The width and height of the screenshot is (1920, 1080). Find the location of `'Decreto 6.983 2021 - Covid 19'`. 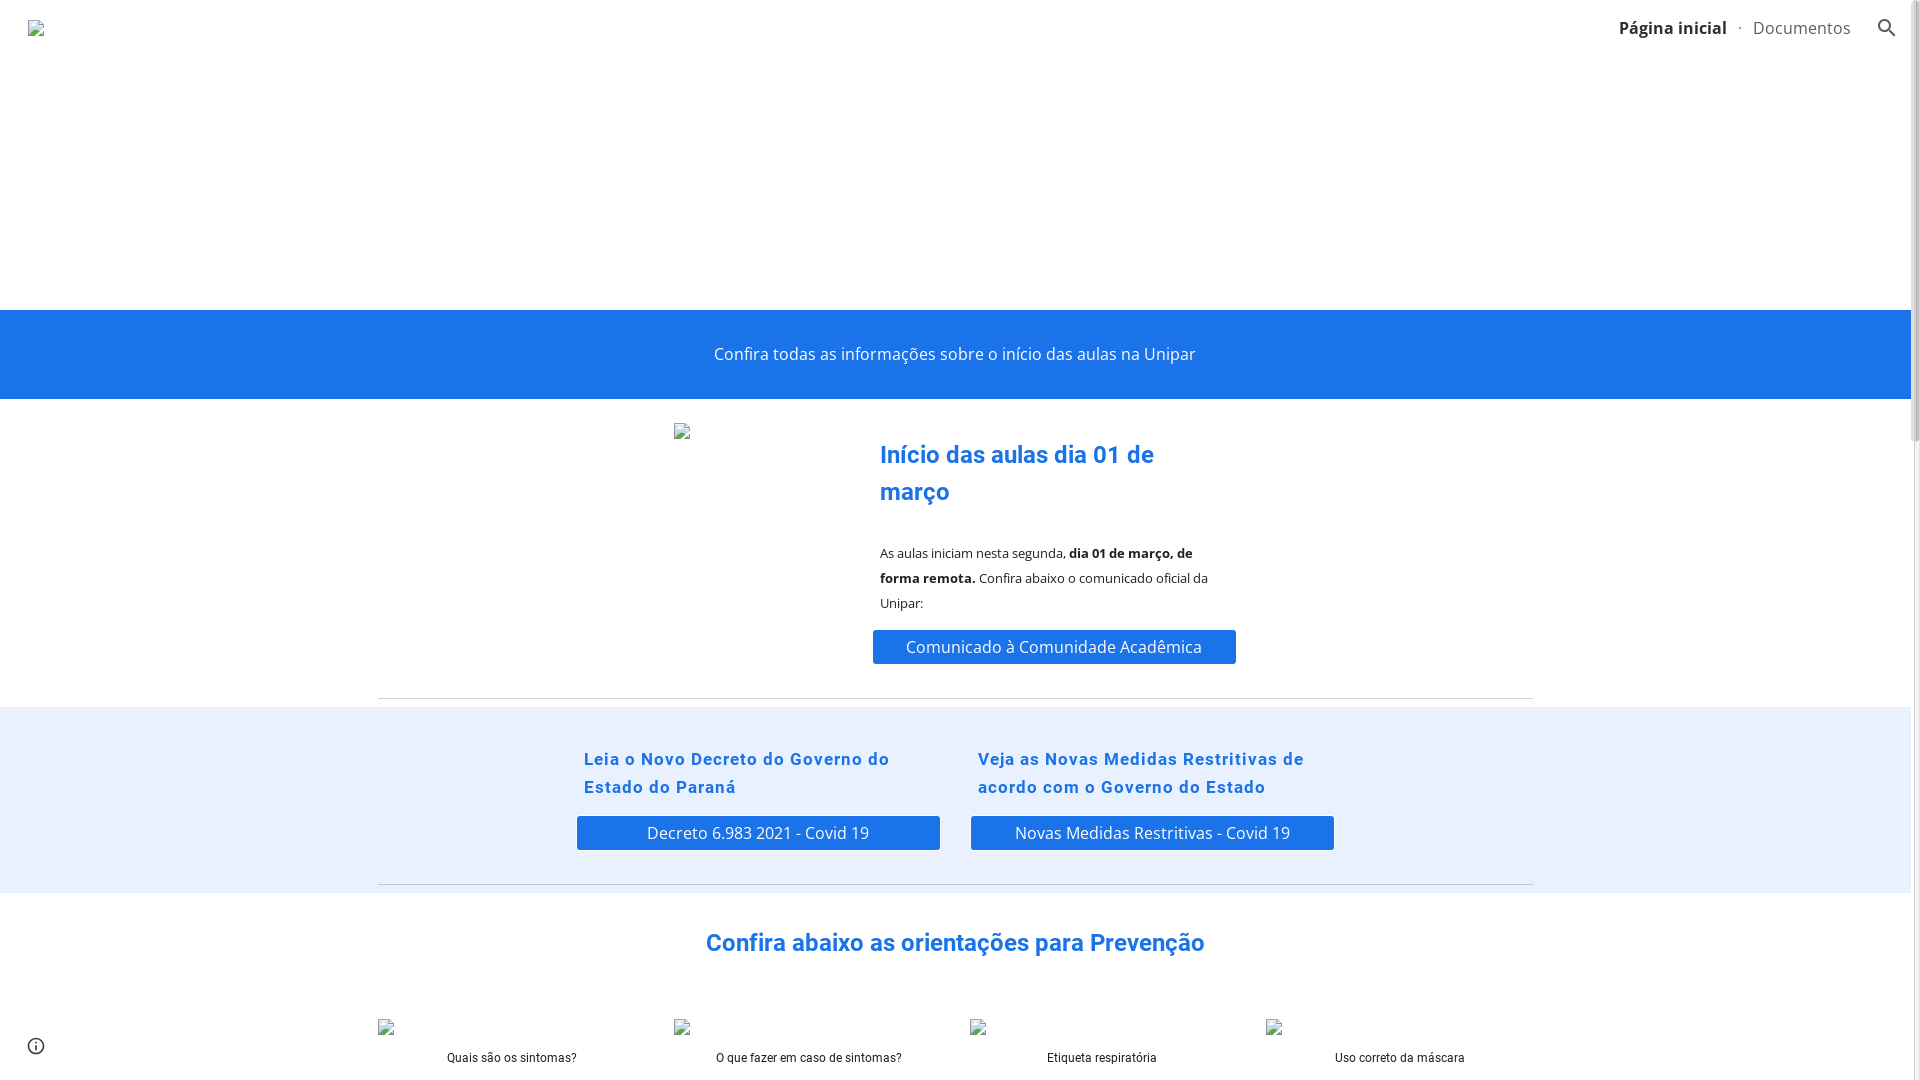

'Decreto 6.983 2021 - Covid 19' is located at coordinates (757, 833).